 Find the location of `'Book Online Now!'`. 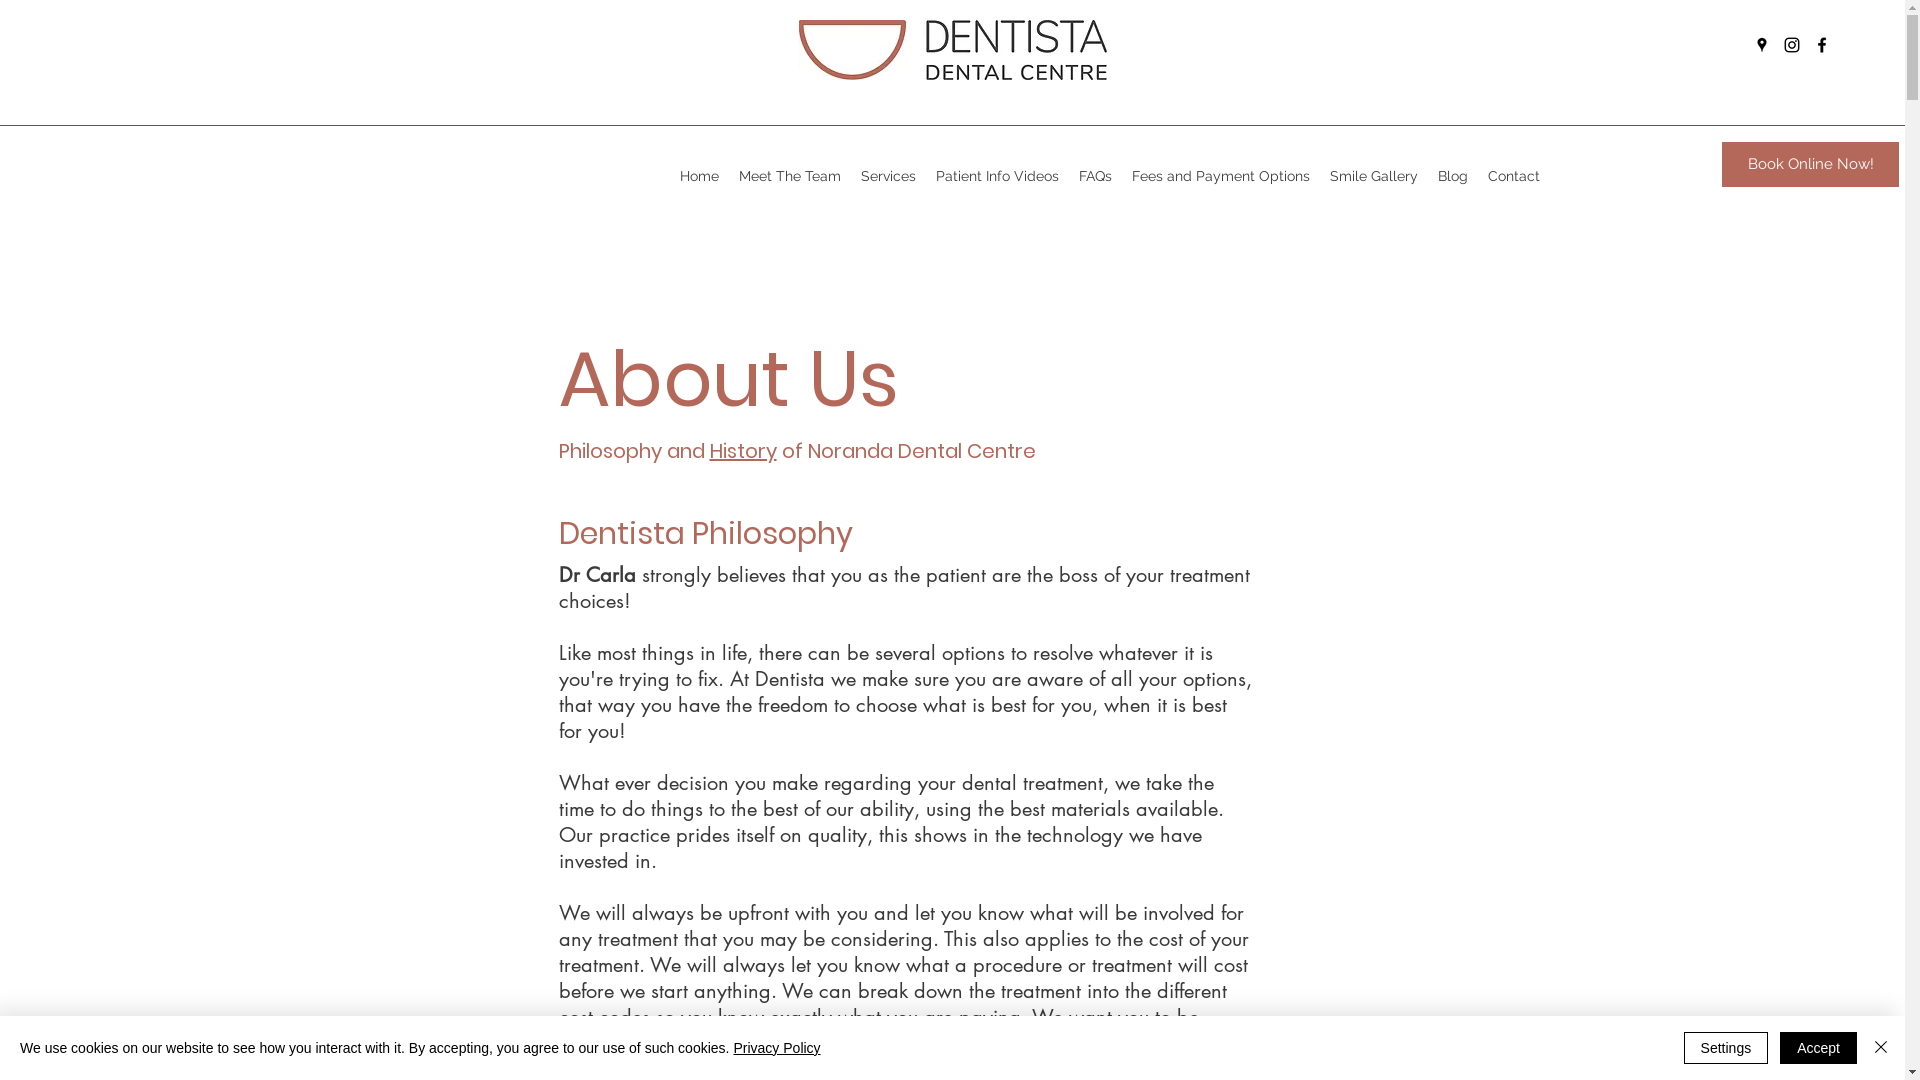

'Book Online Now!' is located at coordinates (1810, 163).